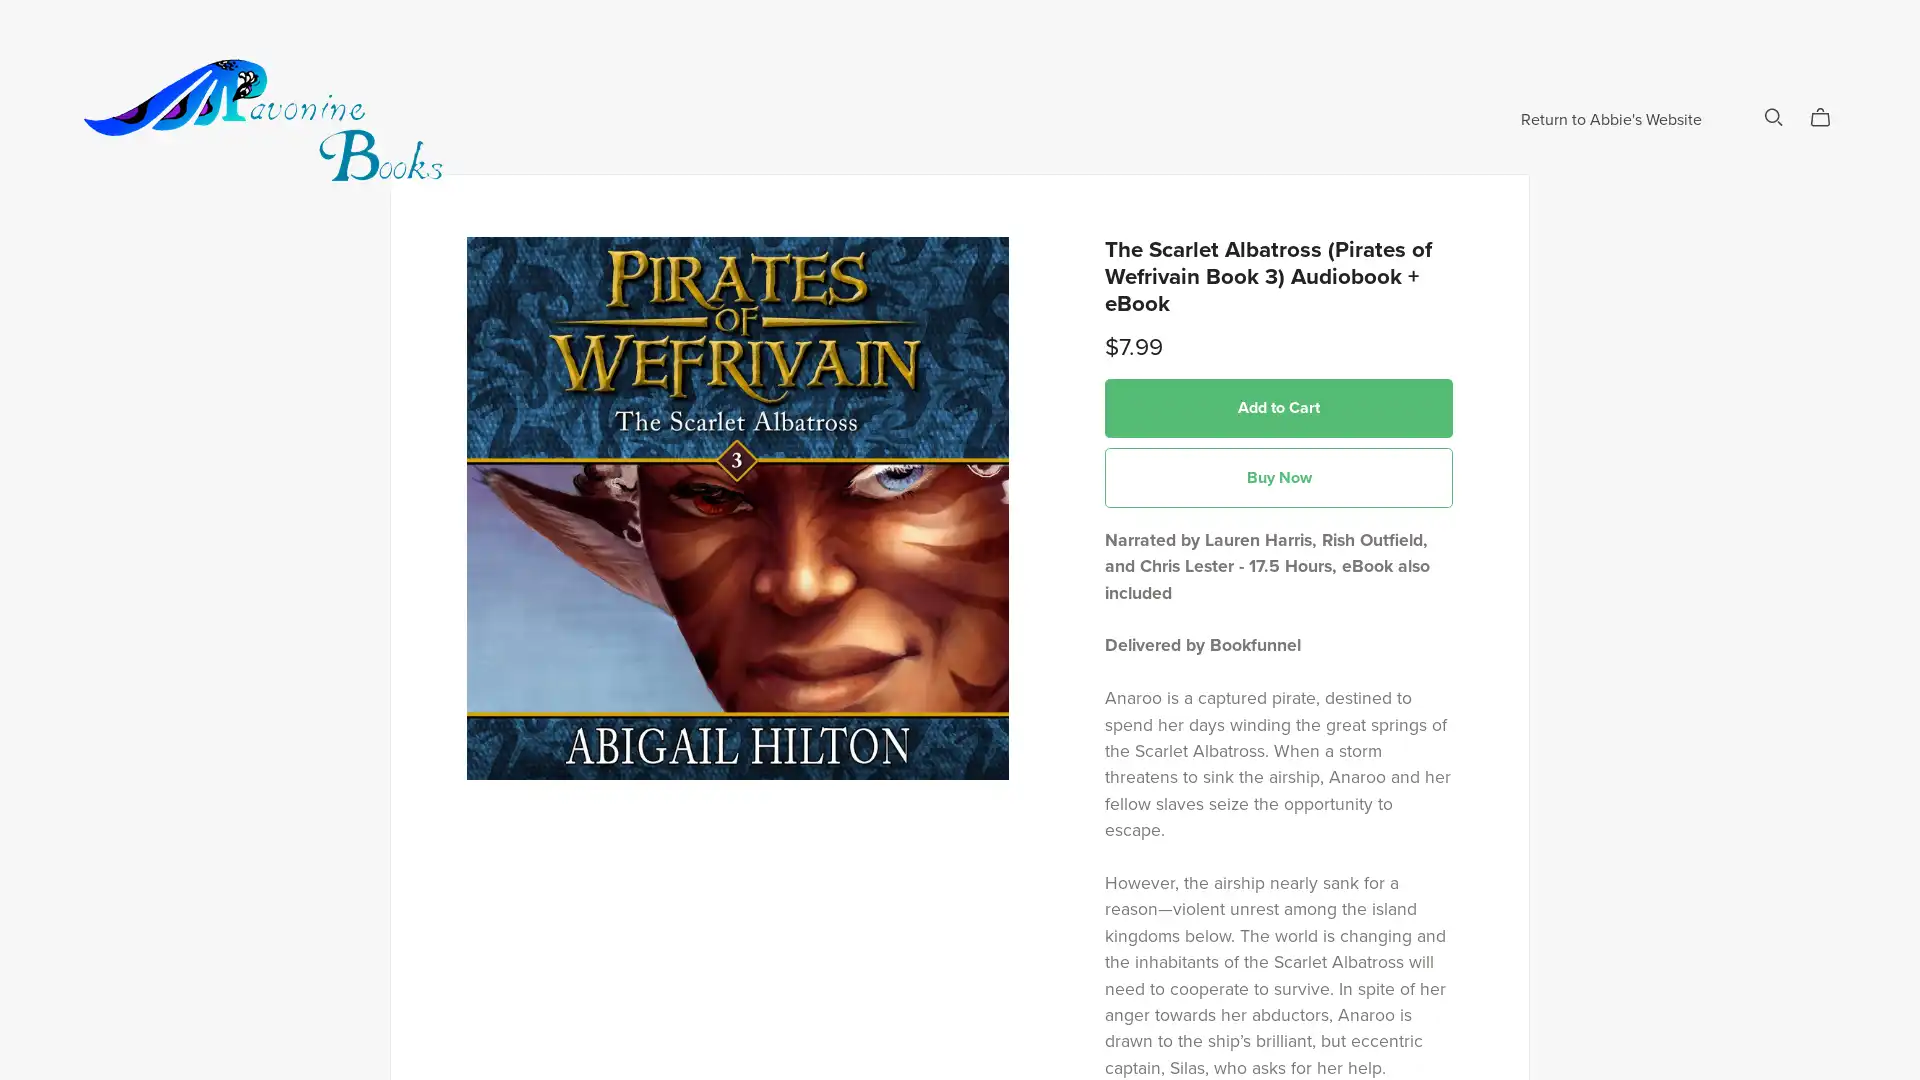 Image resolution: width=1920 pixels, height=1080 pixels. I want to click on Buy Now, so click(1277, 544).